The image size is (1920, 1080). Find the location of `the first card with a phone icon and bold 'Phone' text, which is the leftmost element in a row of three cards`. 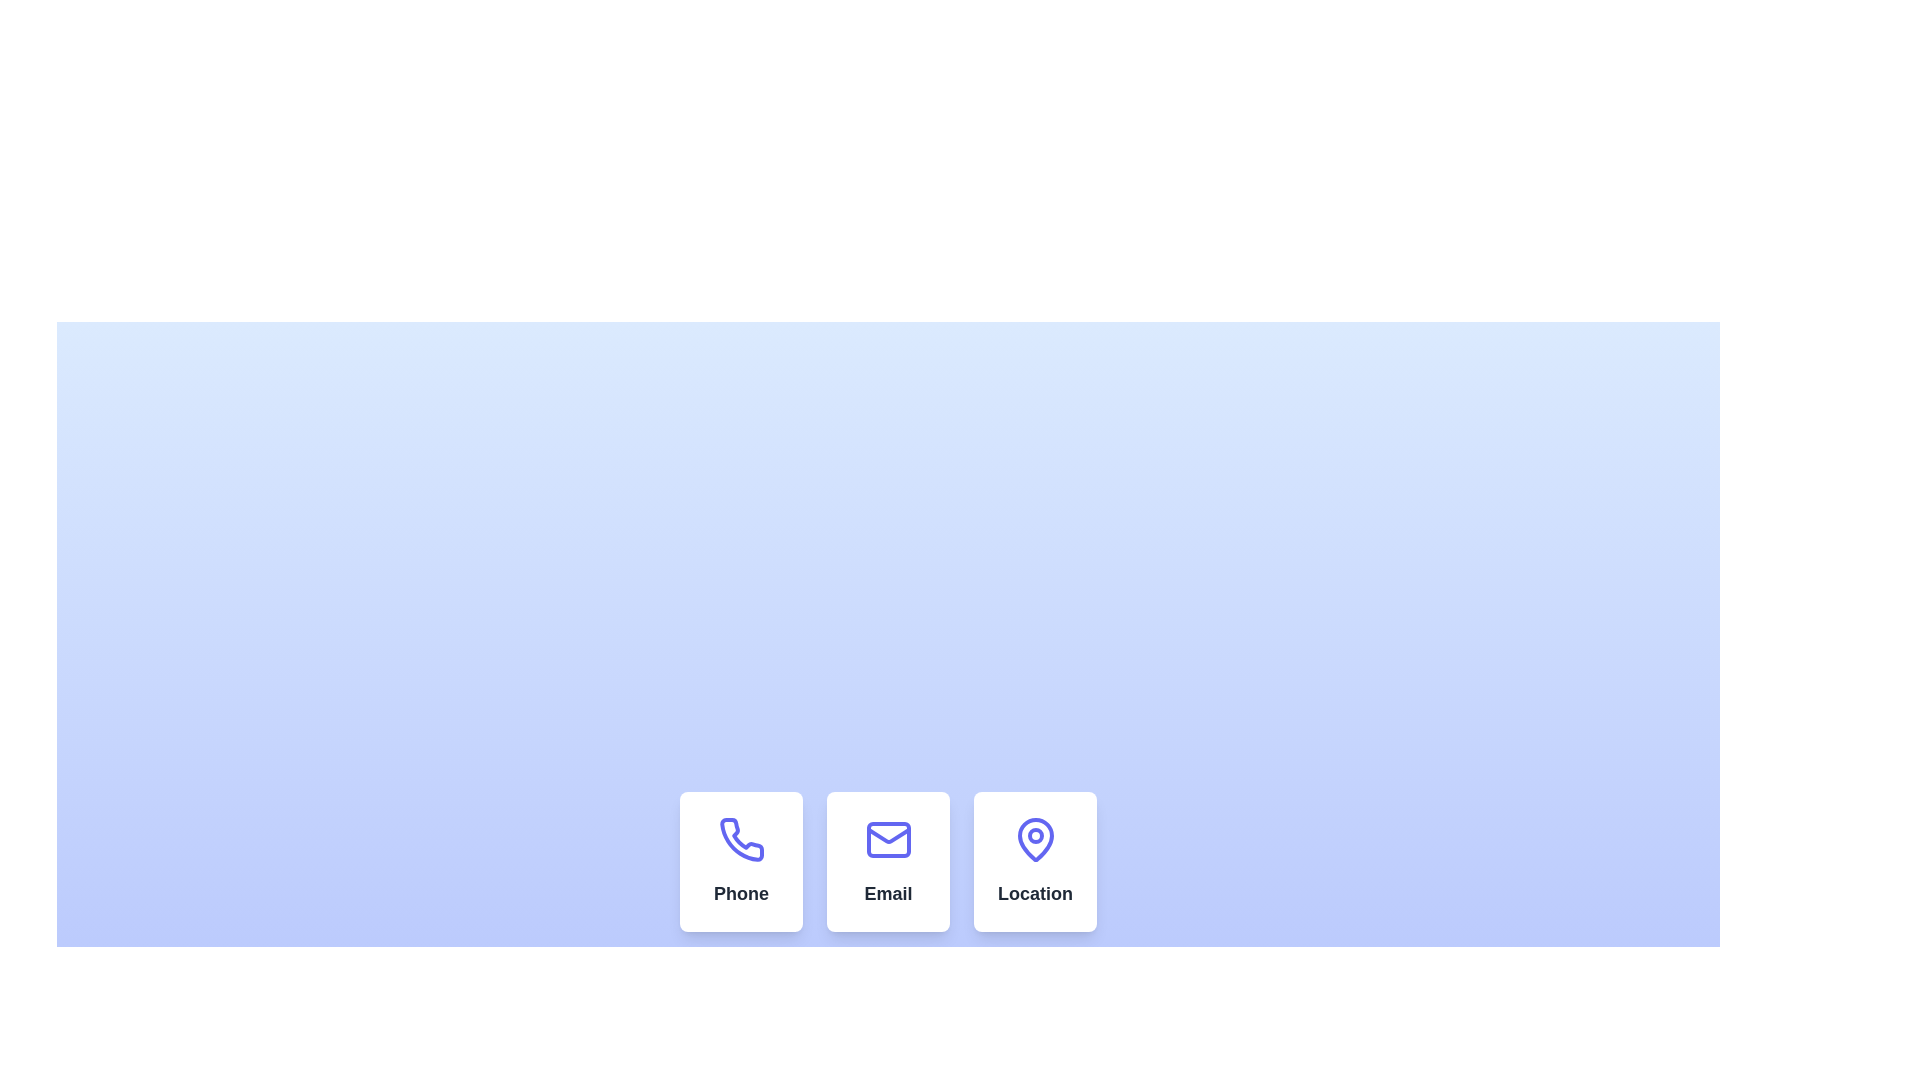

the first card with a phone icon and bold 'Phone' text, which is the leftmost element in a row of three cards is located at coordinates (740, 860).